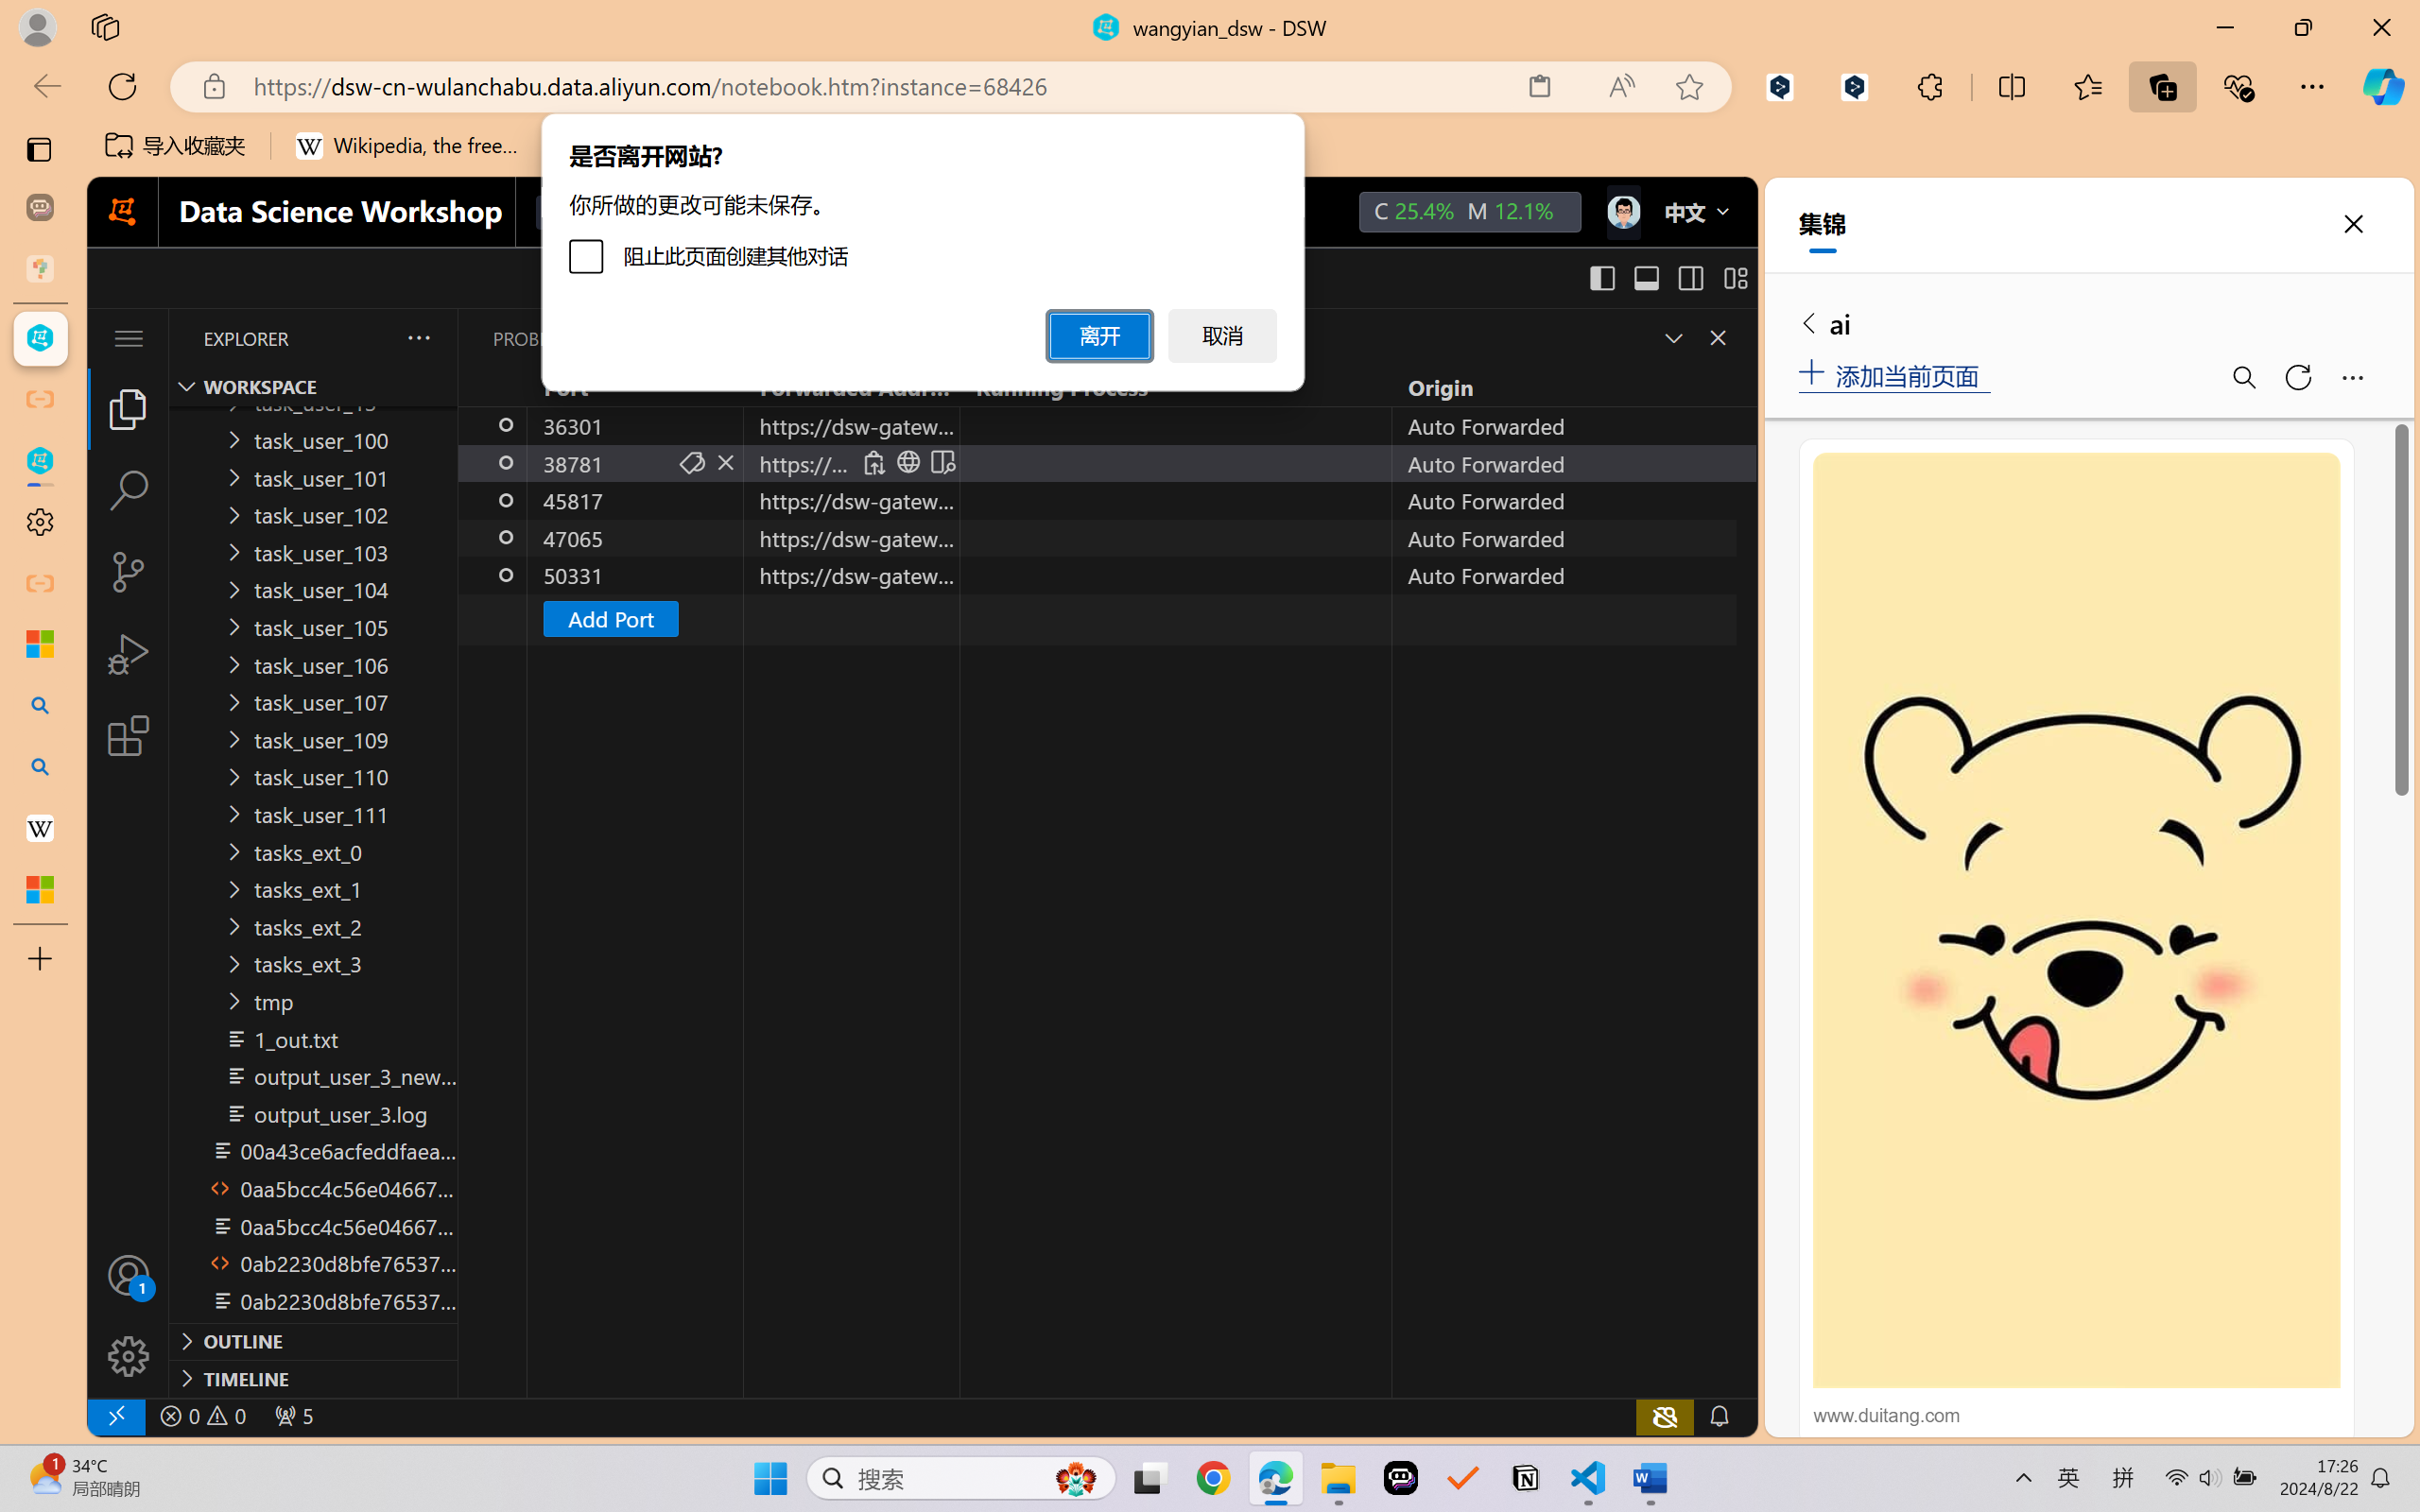 This screenshot has height=1512, width=2420. I want to click on 'Copilot (Ctrl+Shift+.)', so click(2383, 86).